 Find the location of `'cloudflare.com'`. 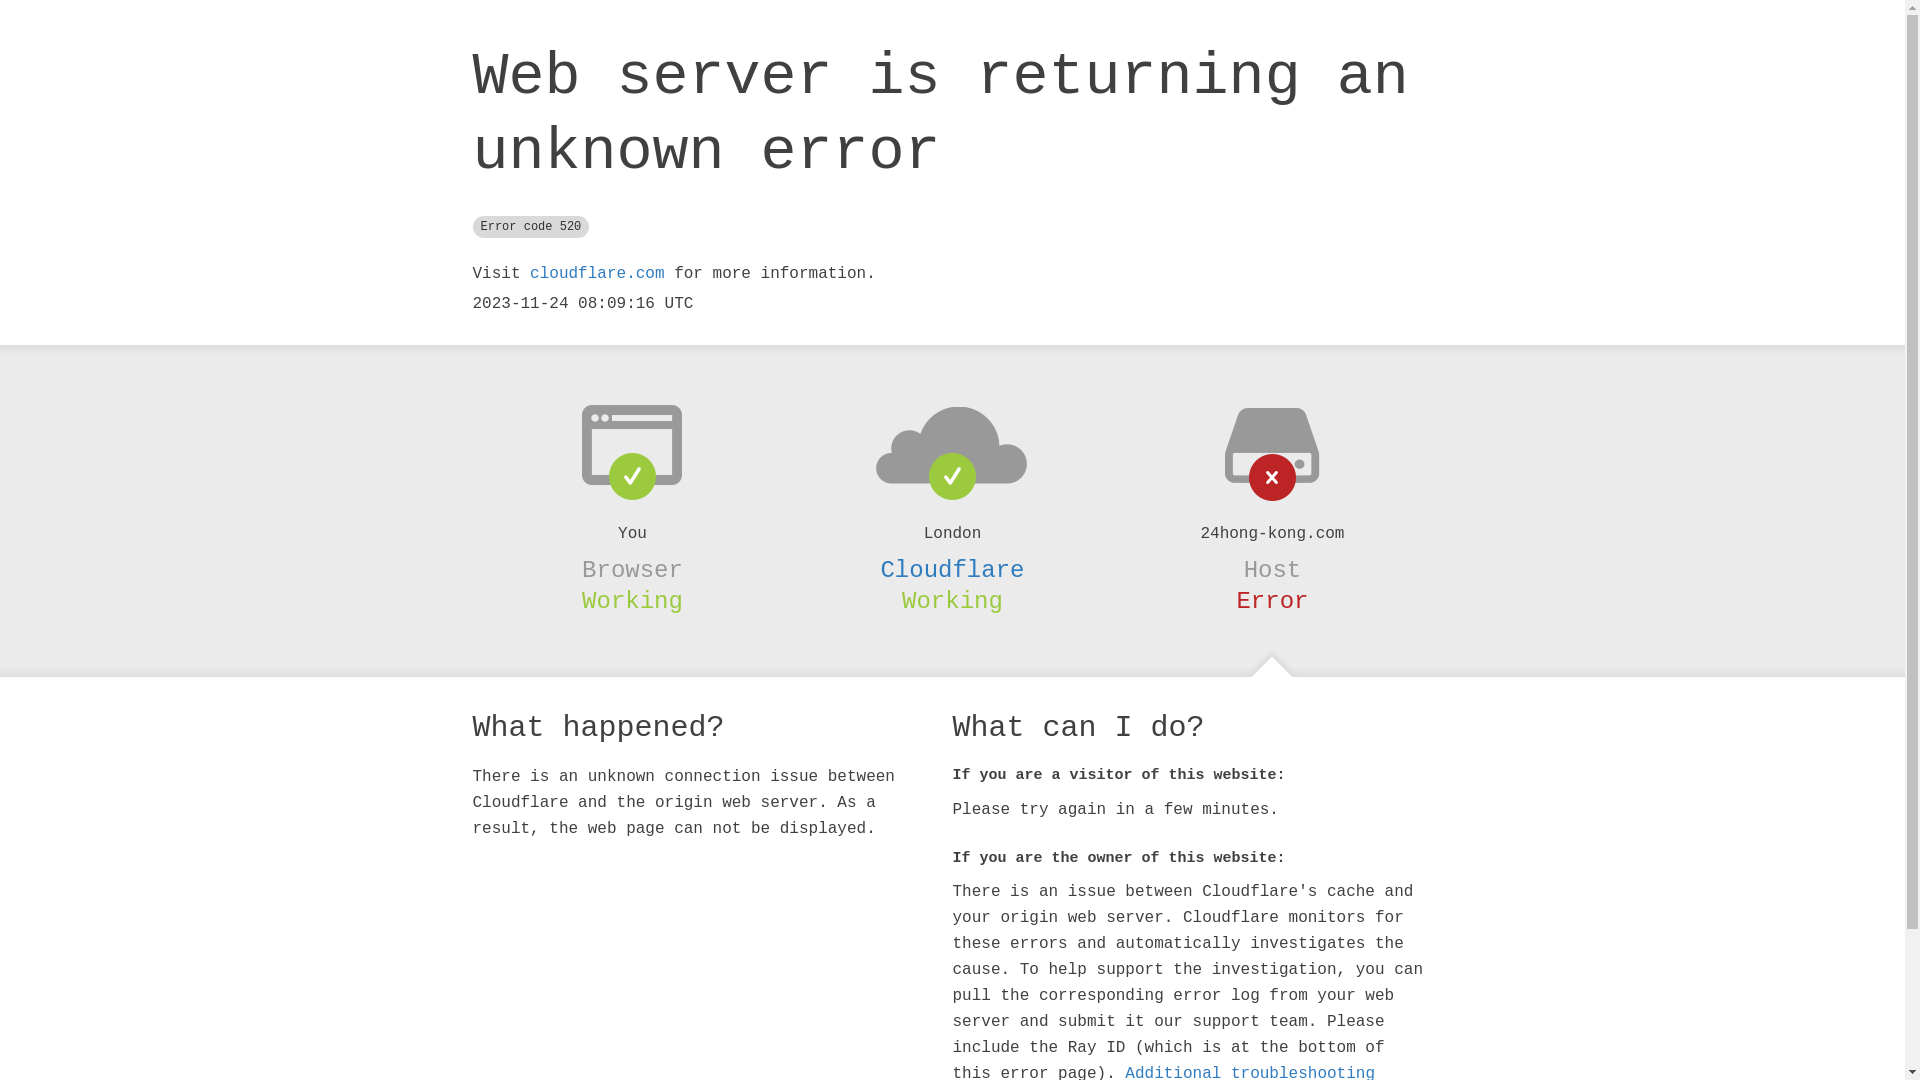

'cloudflare.com' is located at coordinates (595, 273).